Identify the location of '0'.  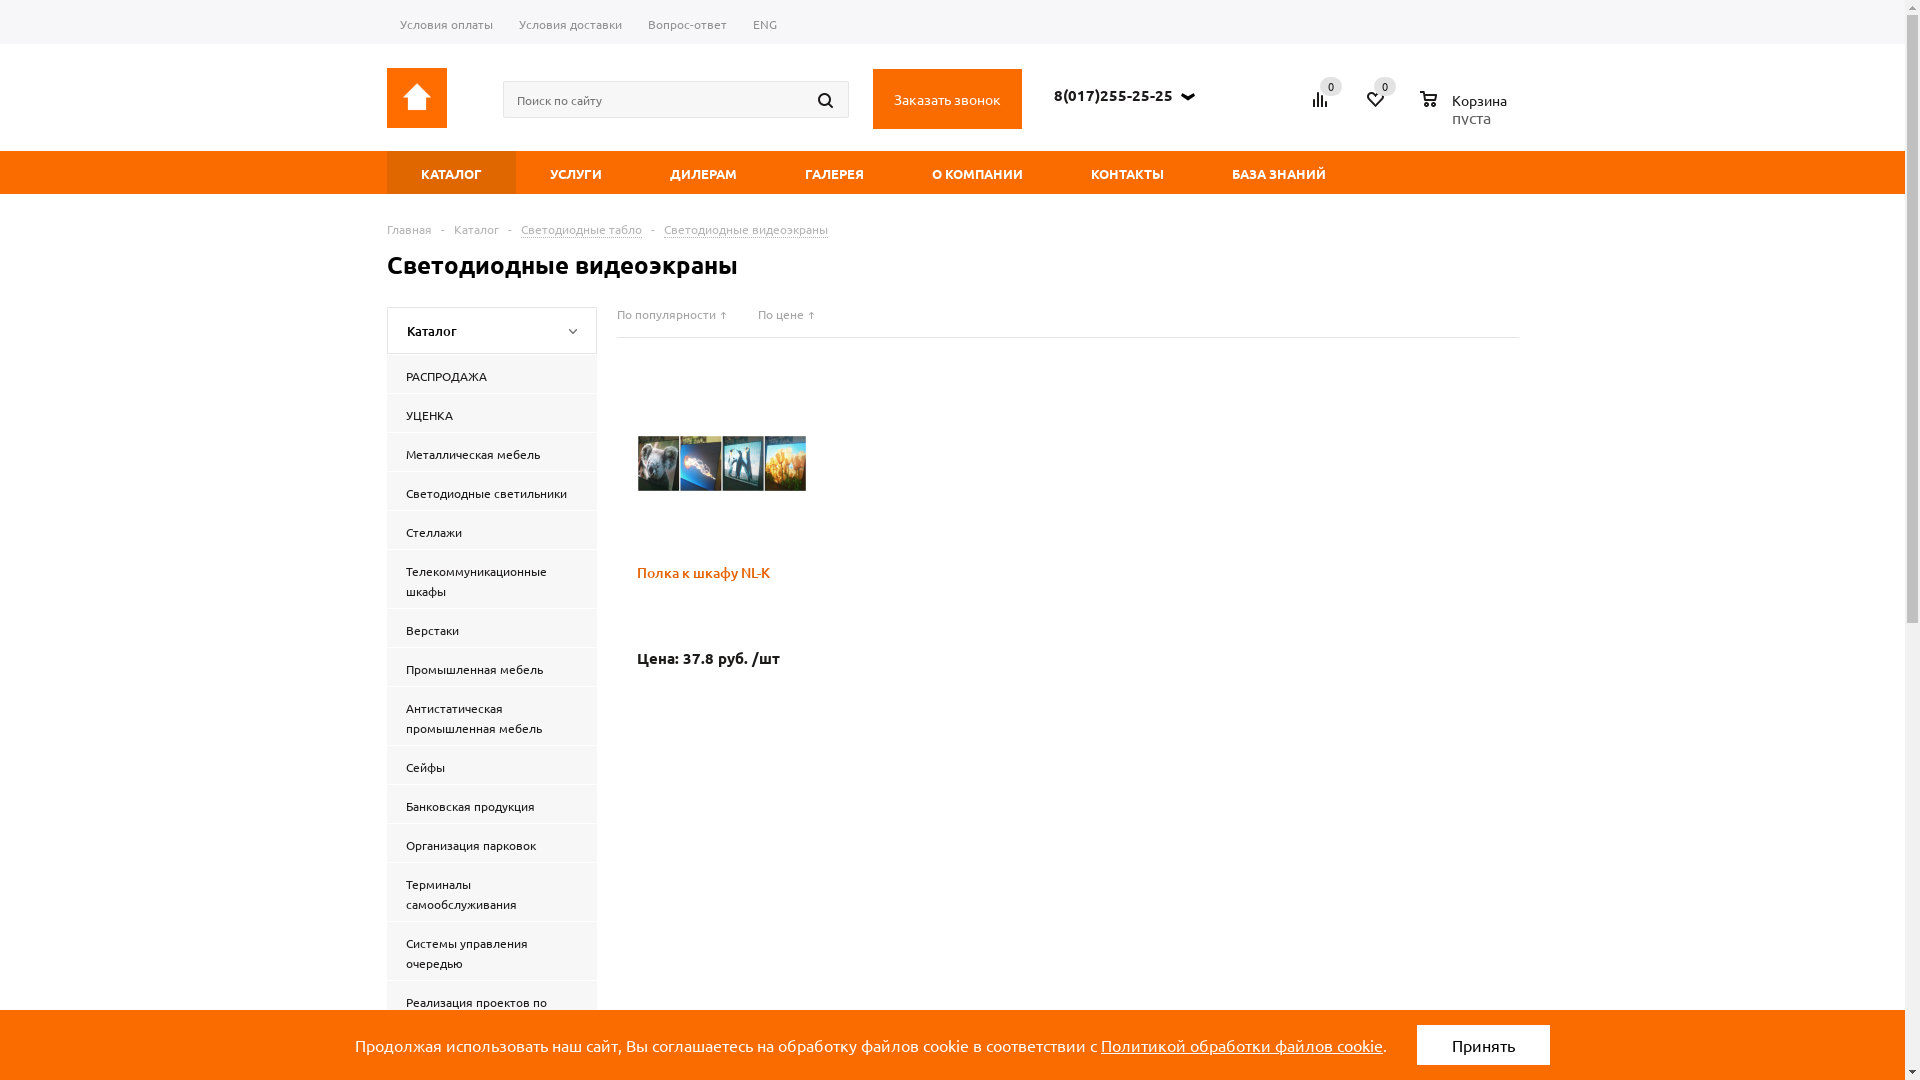
(1330, 84).